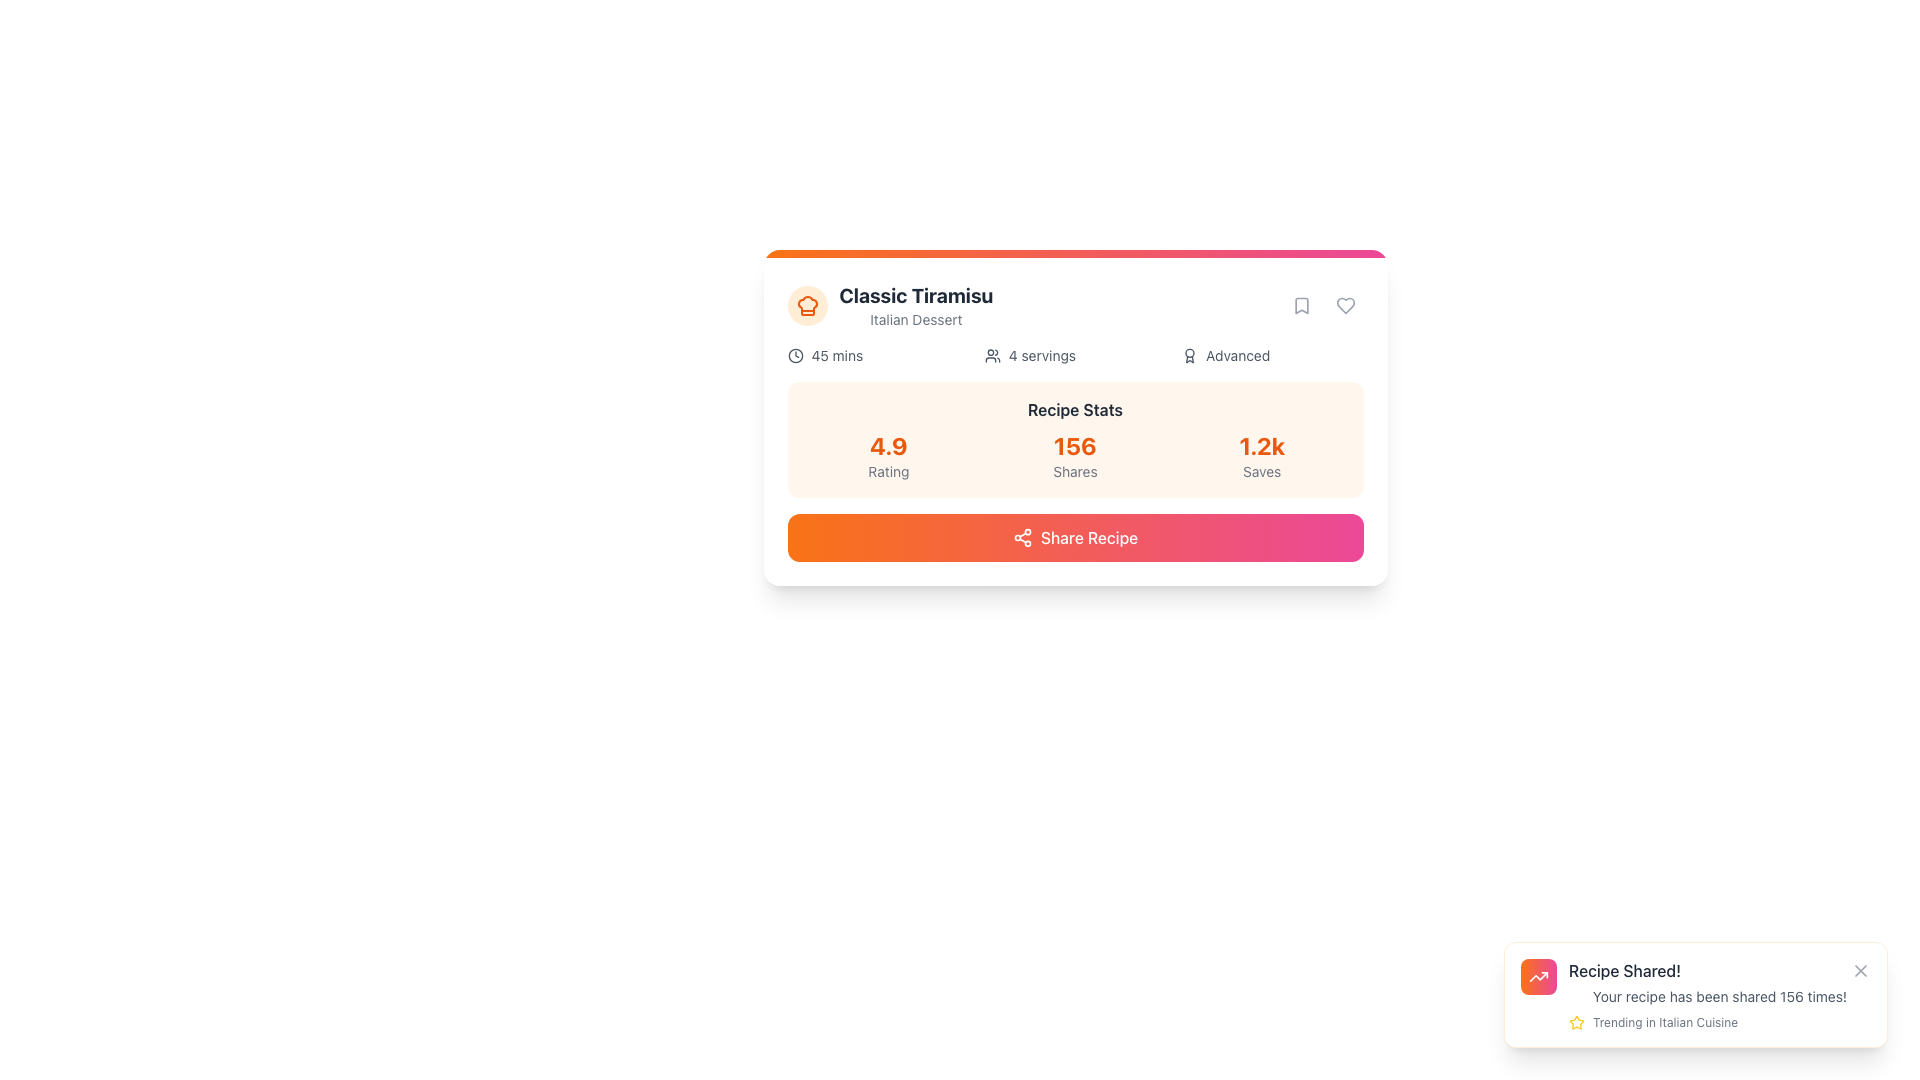 The width and height of the screenshot is (1920, 1080). What do you see at coordinates (1074, 408) in the screenshot?
I see `the 'Recipe Stats' text label, which is displayed in bold sans-serif font and colored dark gray, located at the top center of the statistics section below the title 'Classic Tiramisu'` at bounding box center [1074, 408].